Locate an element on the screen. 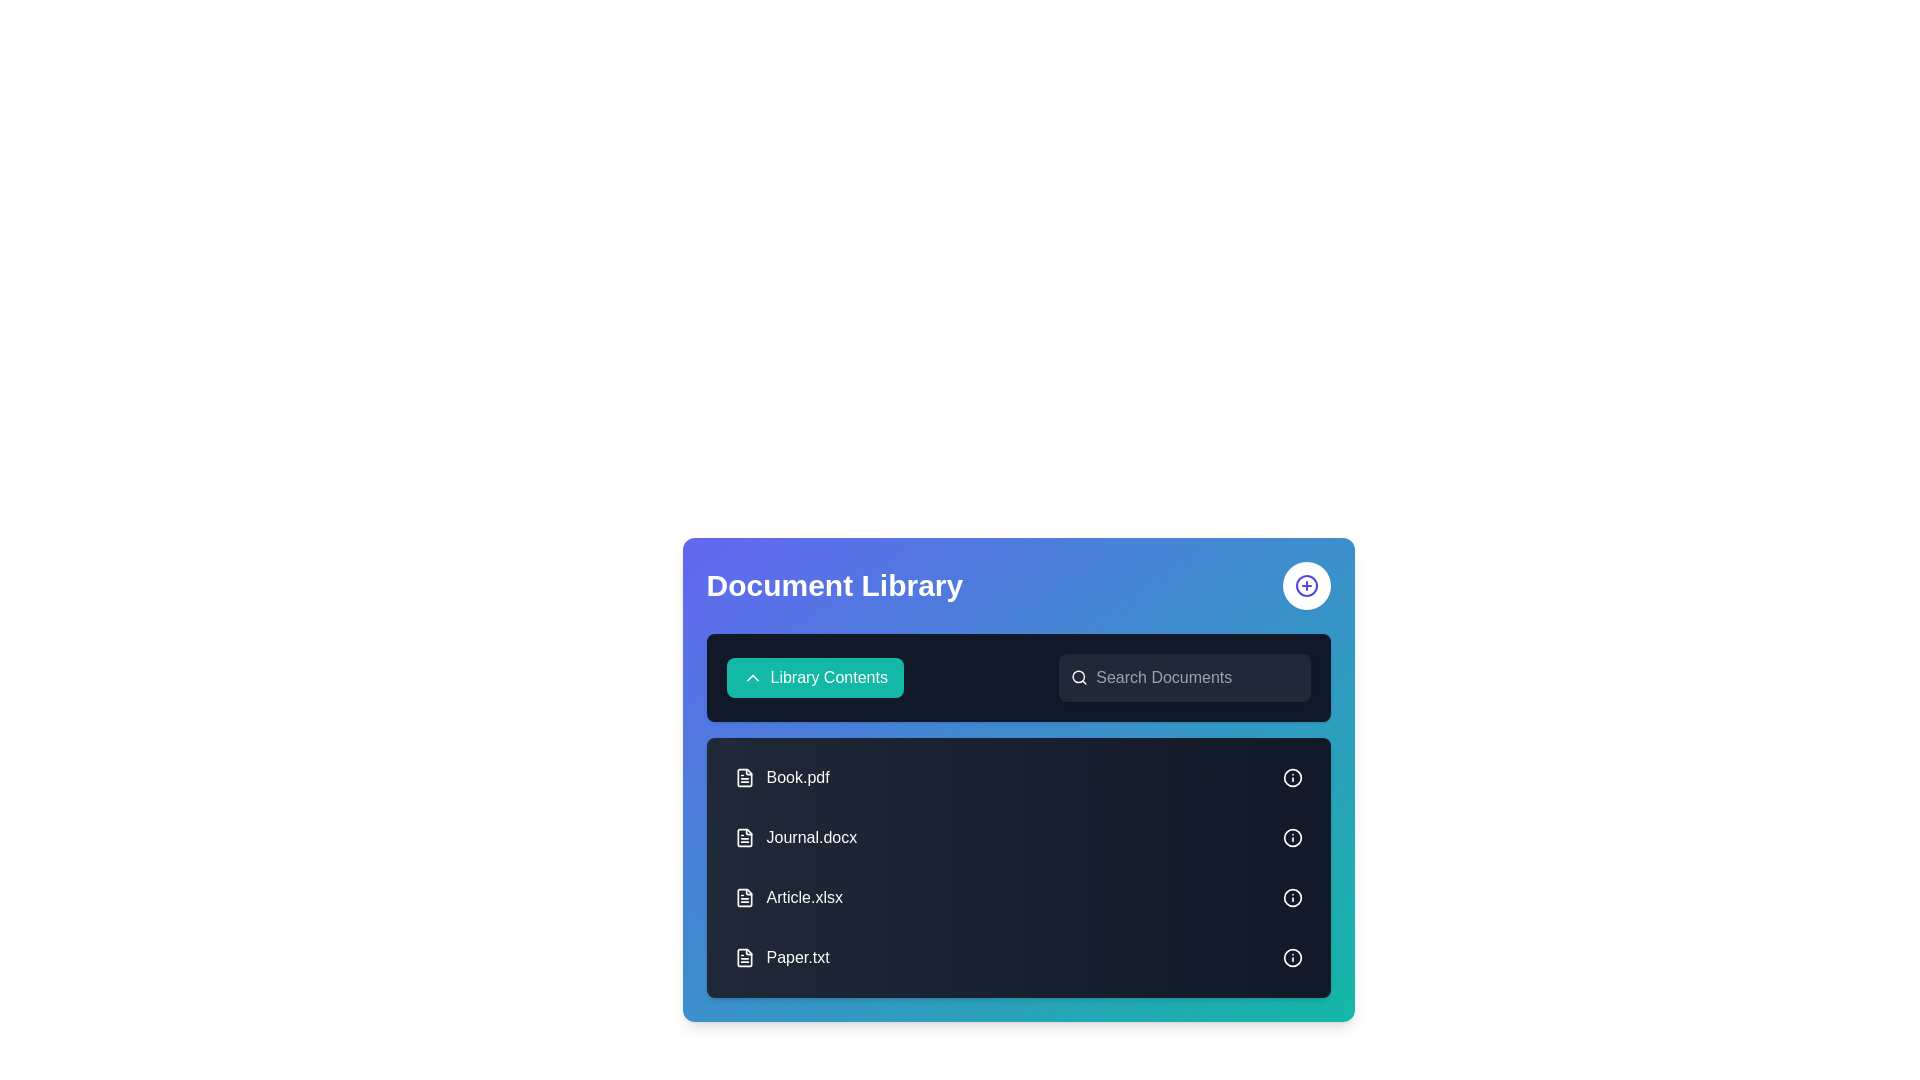 This screenshot has width=1920, height=1080. the visual appearance of the search icon represented by a magnifying glass shape, located to the left of the 'Search Documents' placeholder text in the search bar is located at coordinates (1078, 677).